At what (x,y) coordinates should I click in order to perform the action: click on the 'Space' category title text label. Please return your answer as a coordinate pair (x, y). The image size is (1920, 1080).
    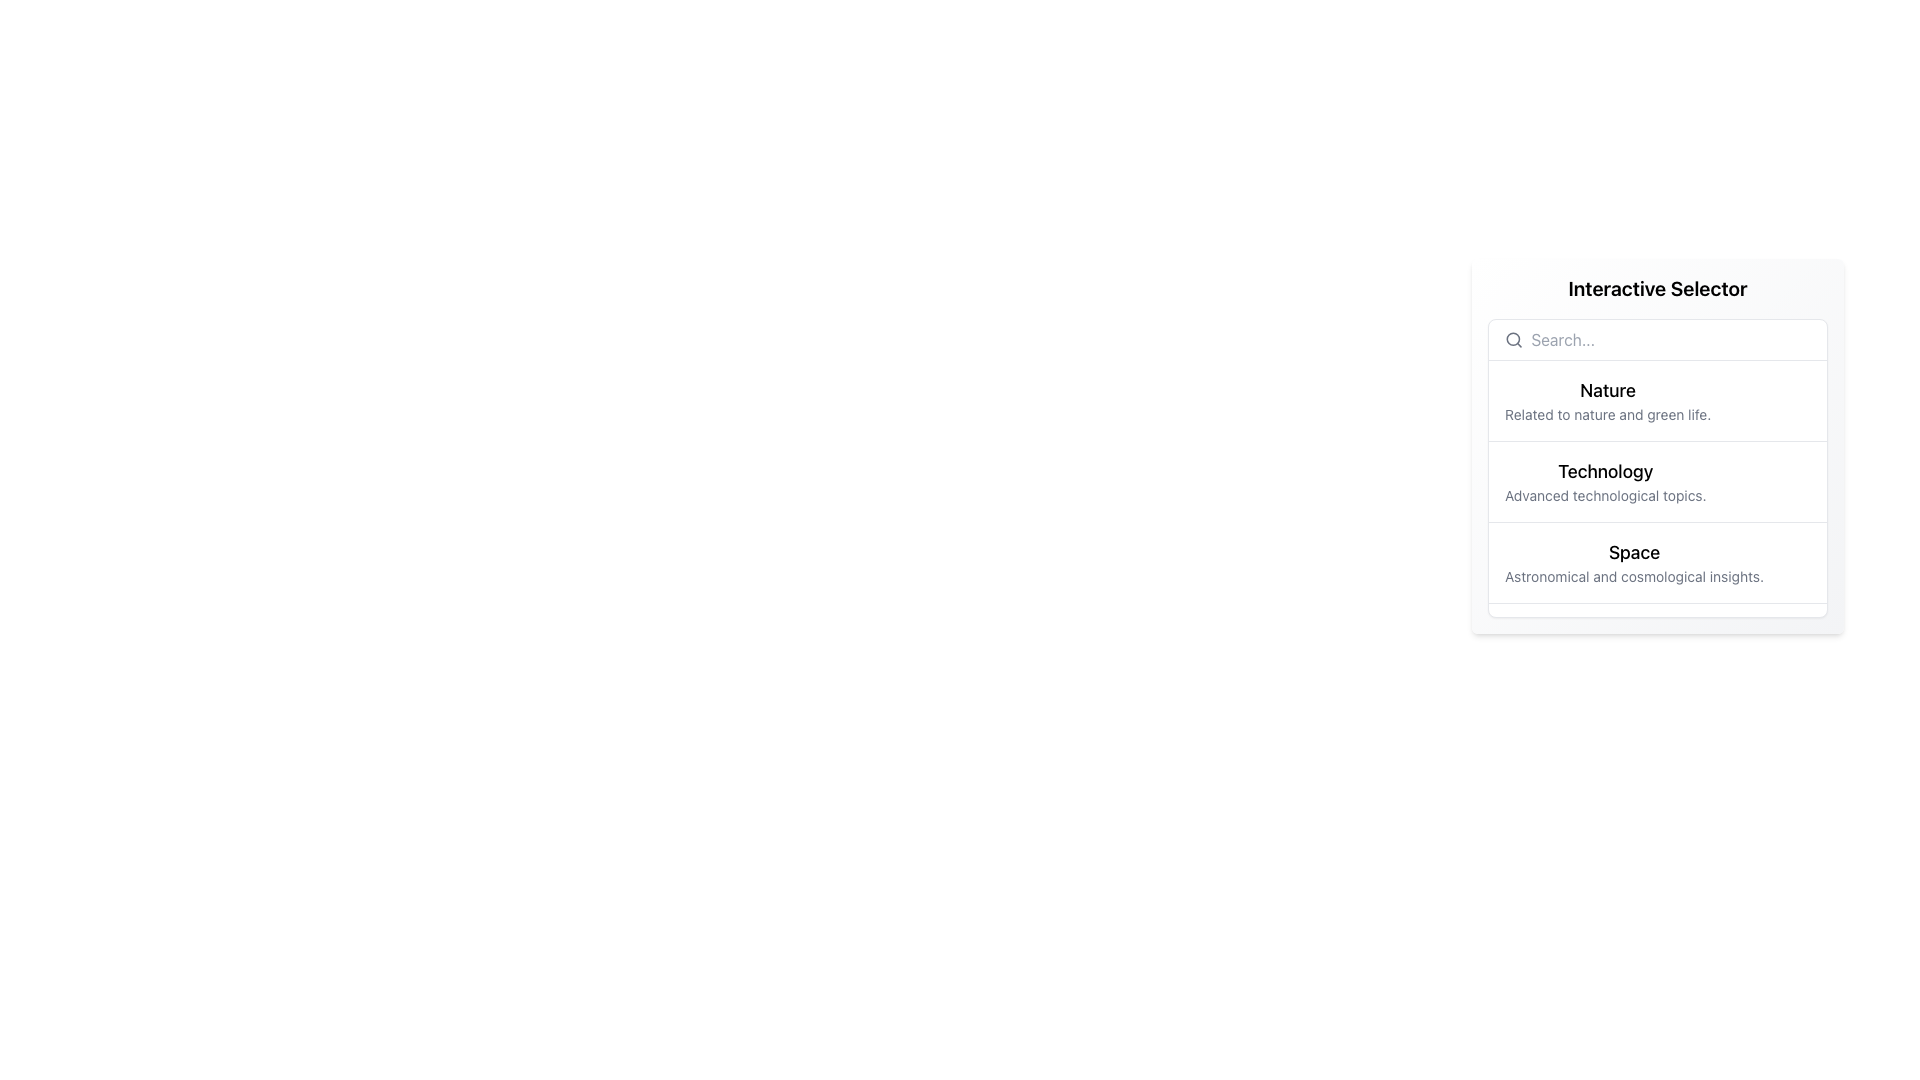
    Looking at the image, I should click on (1633, 552).